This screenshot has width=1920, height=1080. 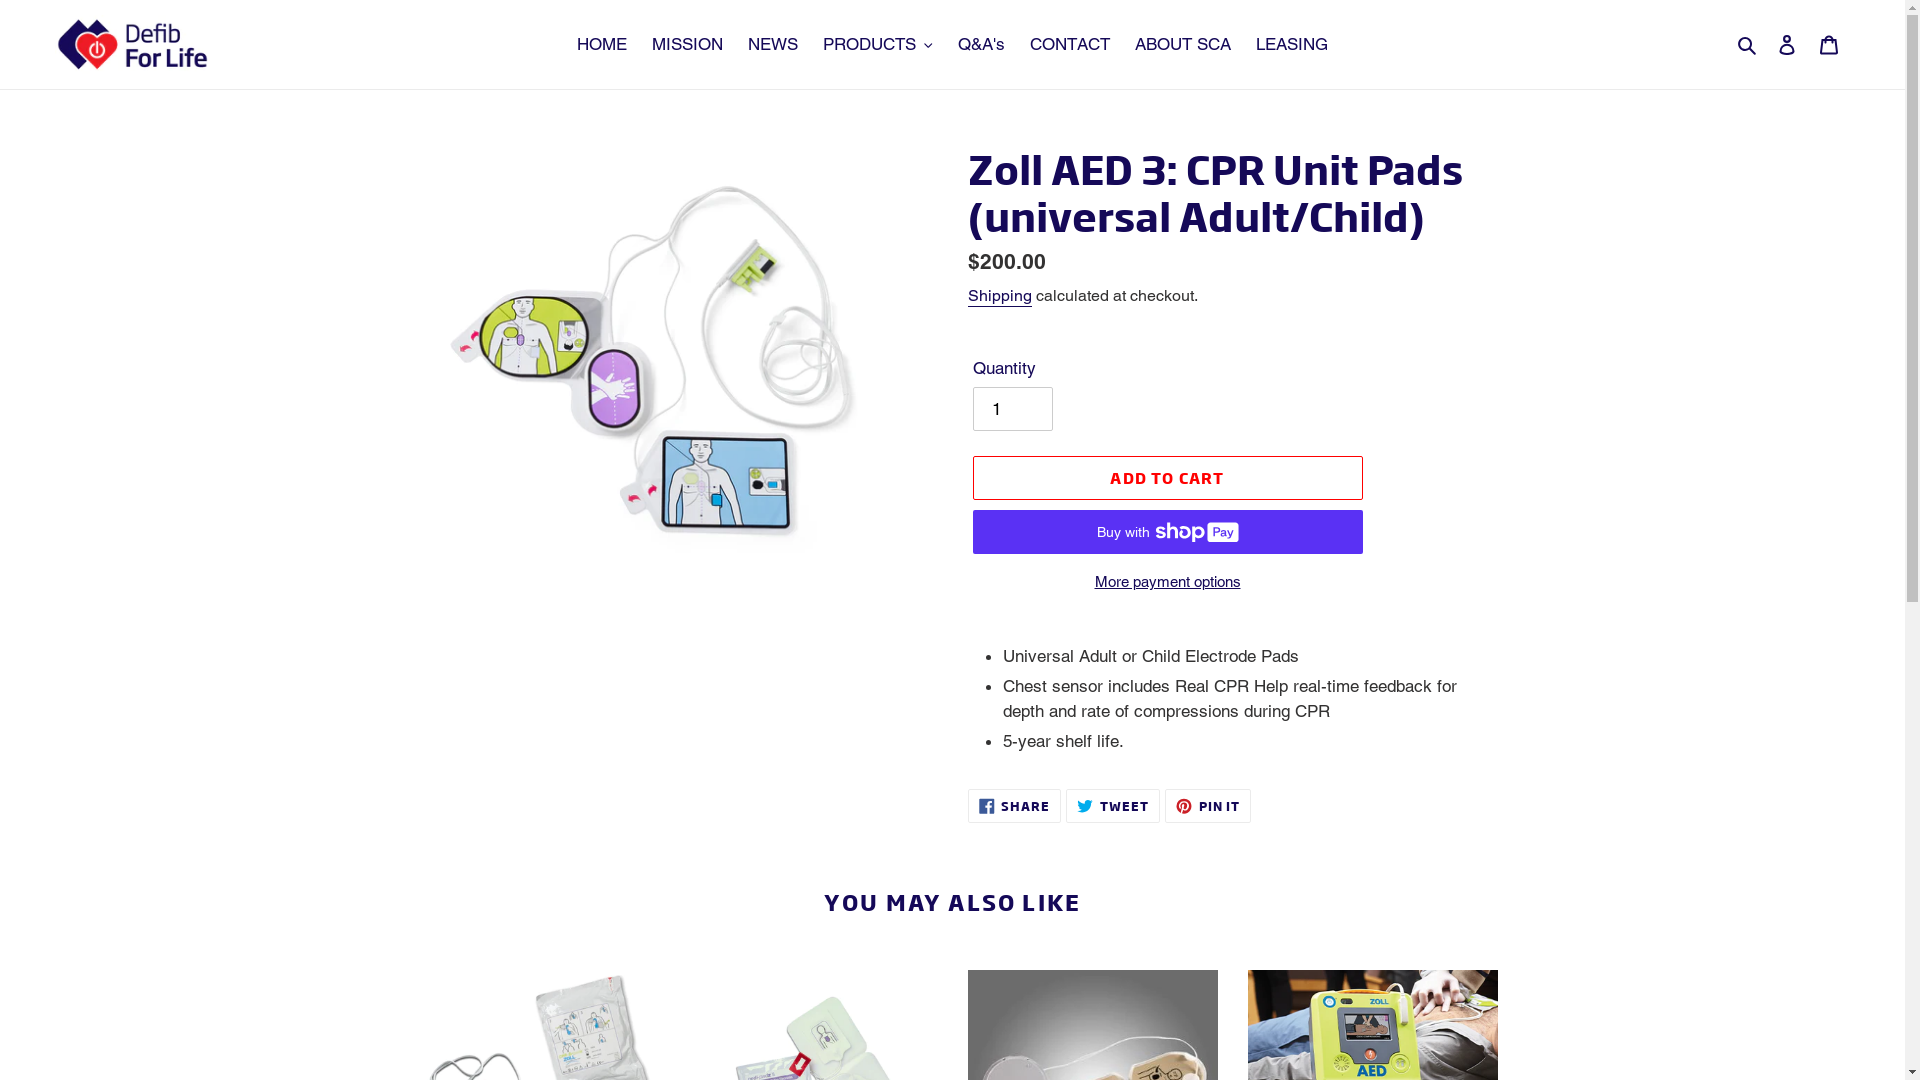 I want to click on 'MISSION', so click(x=687, y=45).